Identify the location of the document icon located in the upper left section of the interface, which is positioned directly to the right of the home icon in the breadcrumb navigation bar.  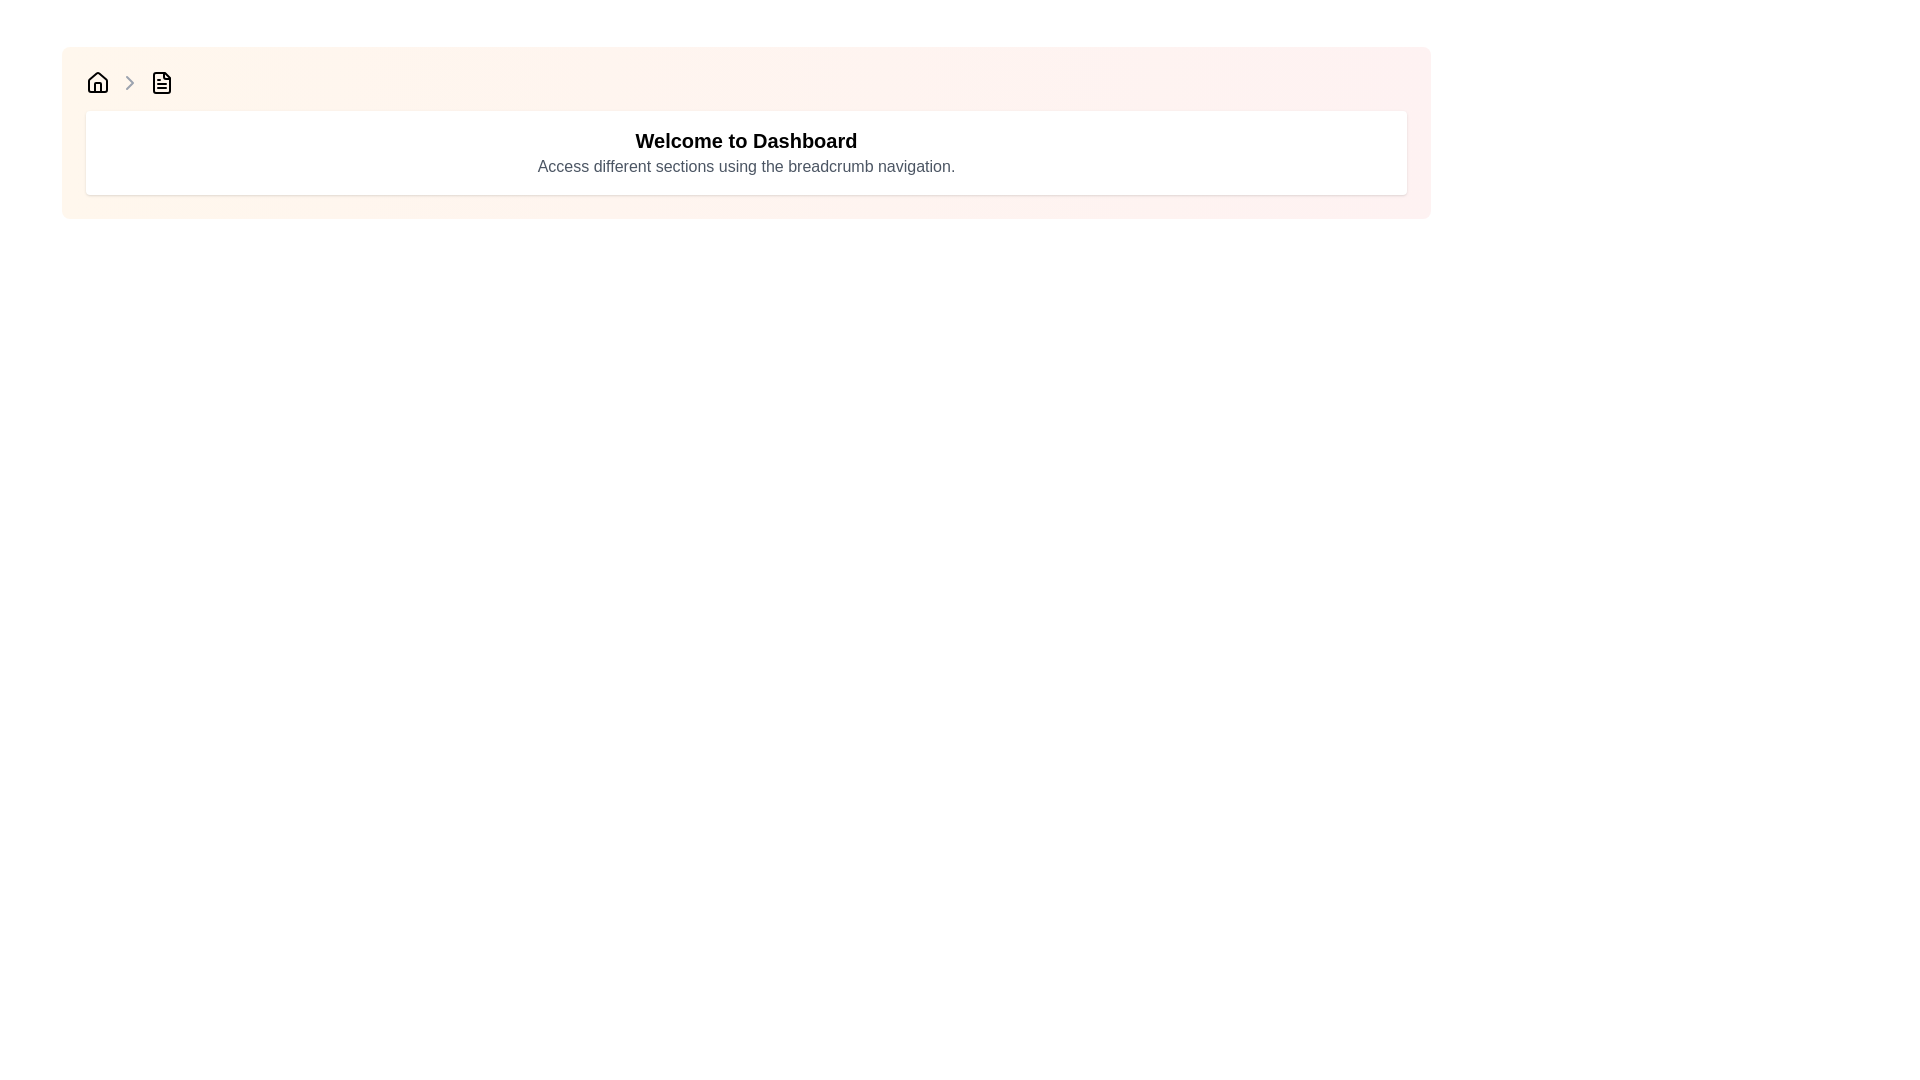
(162, 82).